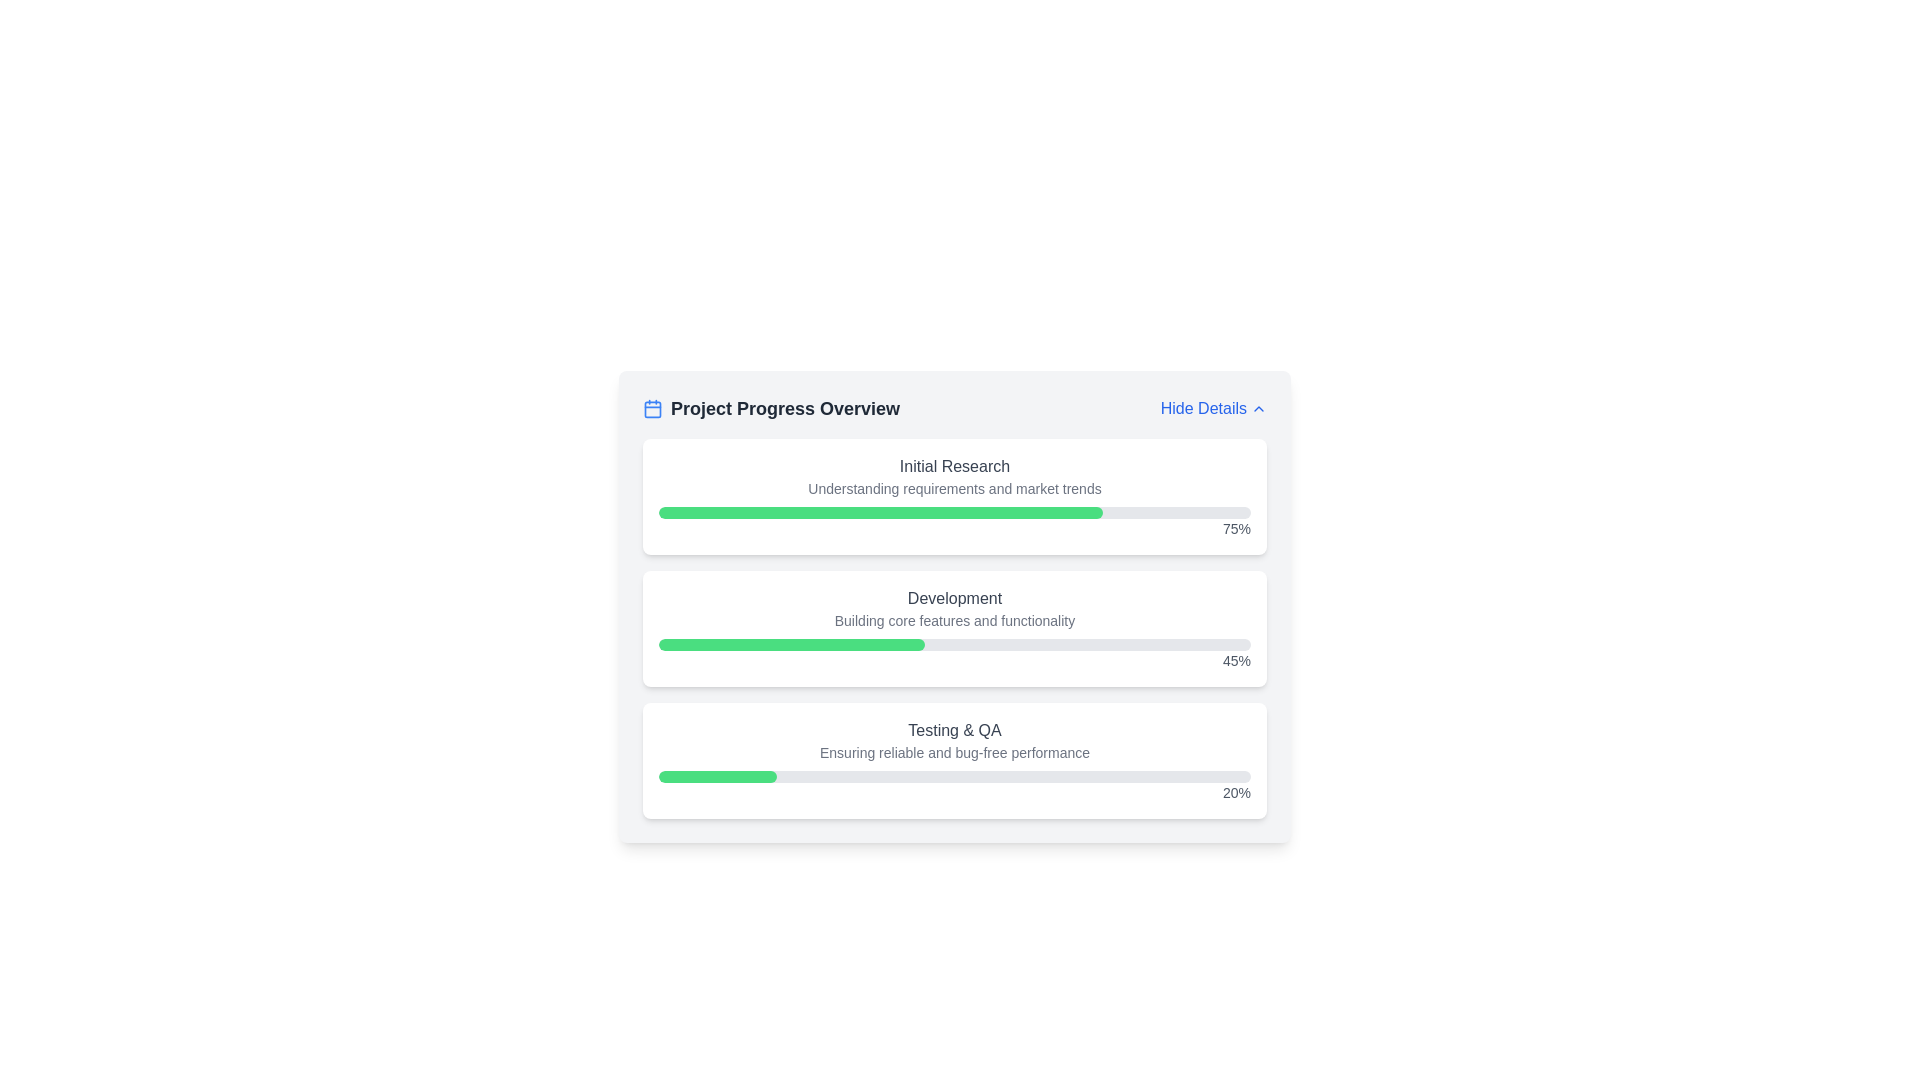 This screenshot has width=1920, height=1080. I want to click on the progress bar representing the completion percentage of the 'Initial Research' task located within the 'Initial Research' card, so click(954, 512).